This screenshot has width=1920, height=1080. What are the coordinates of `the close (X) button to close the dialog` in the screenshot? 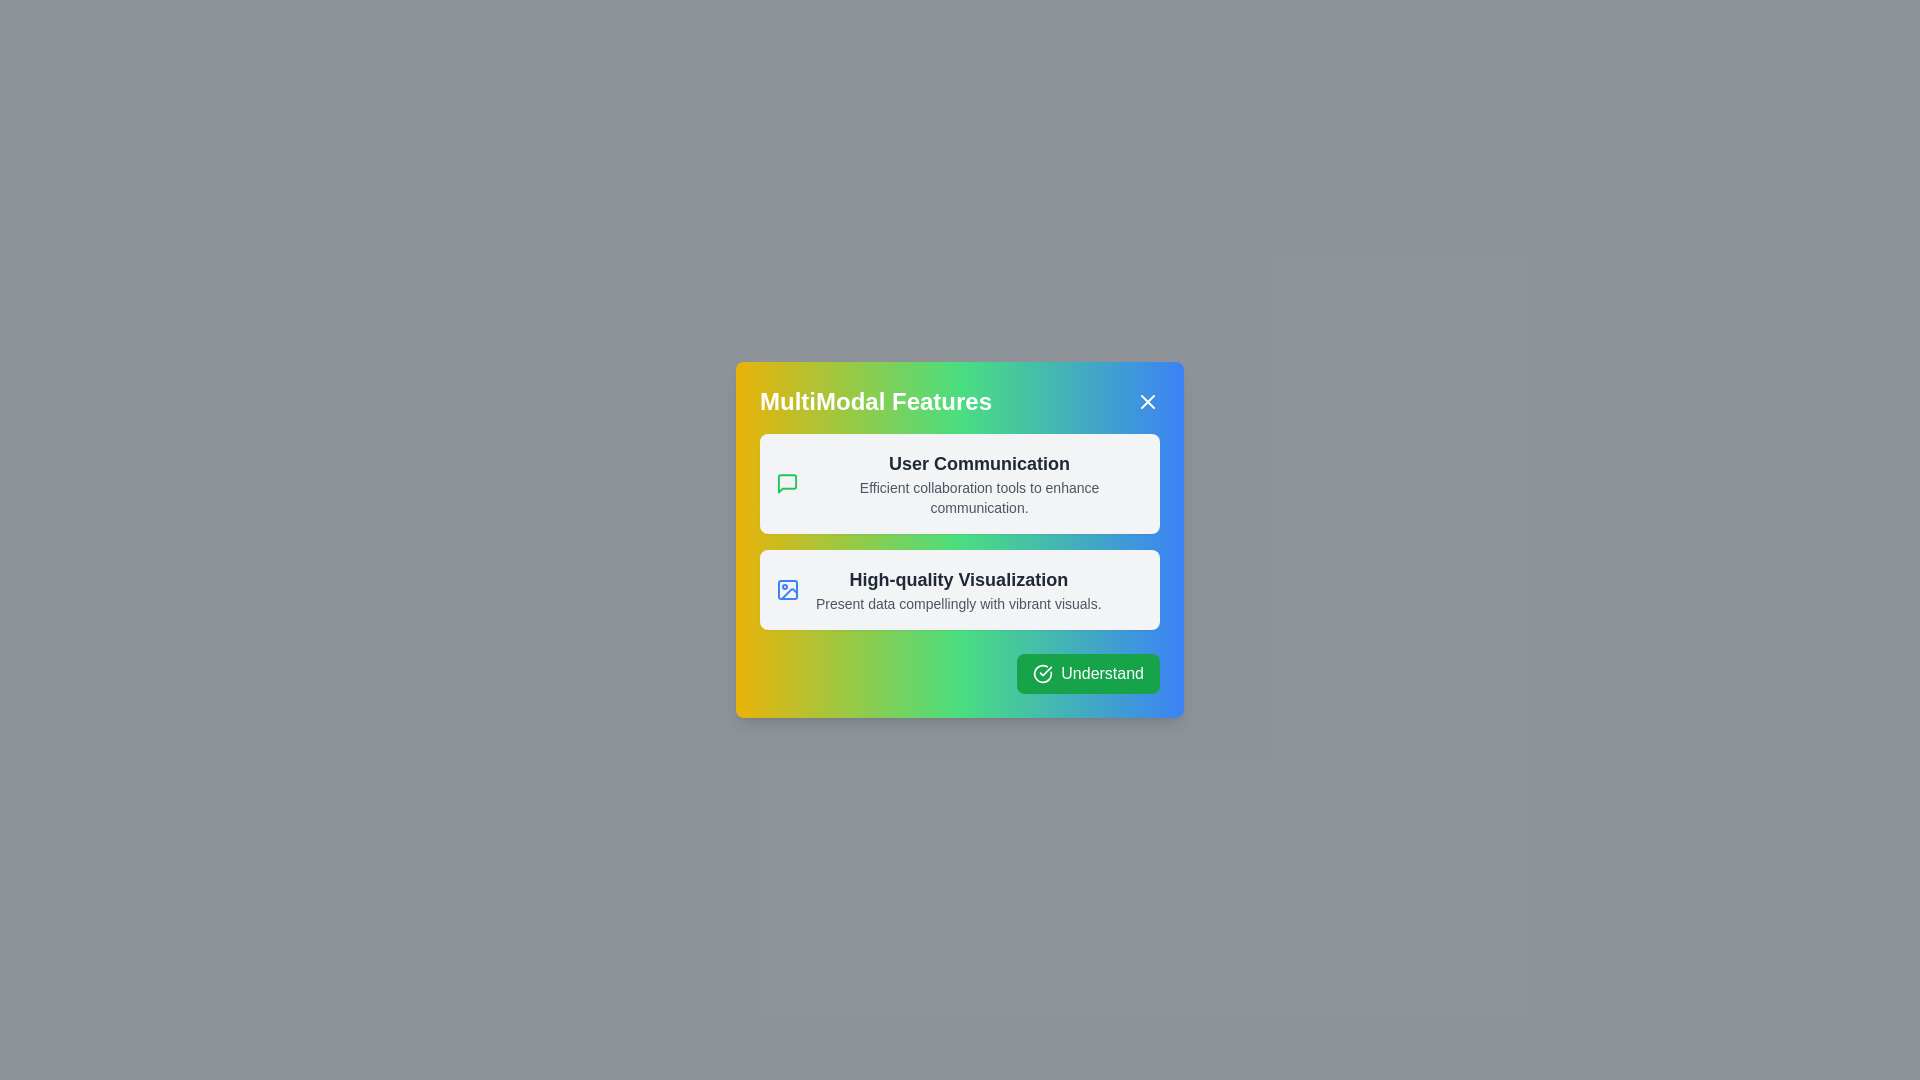 It's located at (1147, 401).